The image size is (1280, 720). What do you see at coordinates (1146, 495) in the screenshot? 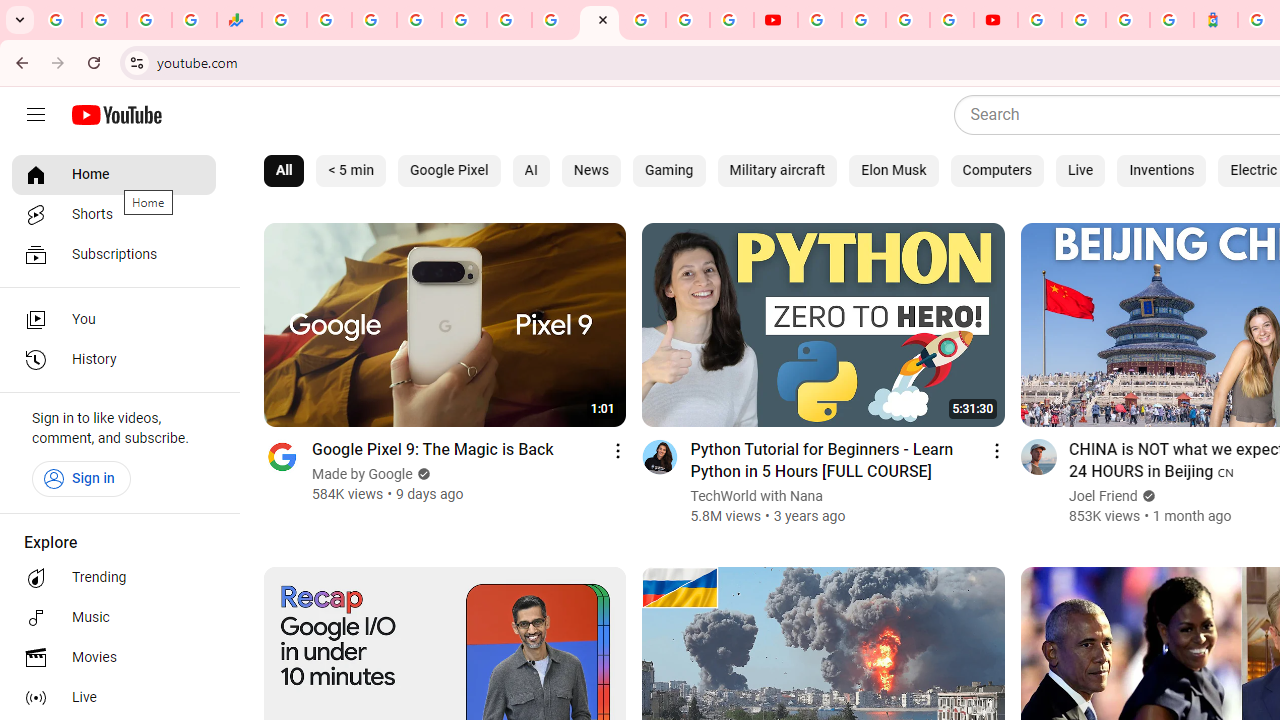
I see `'Verified'` at bounding box center [1146, 495].